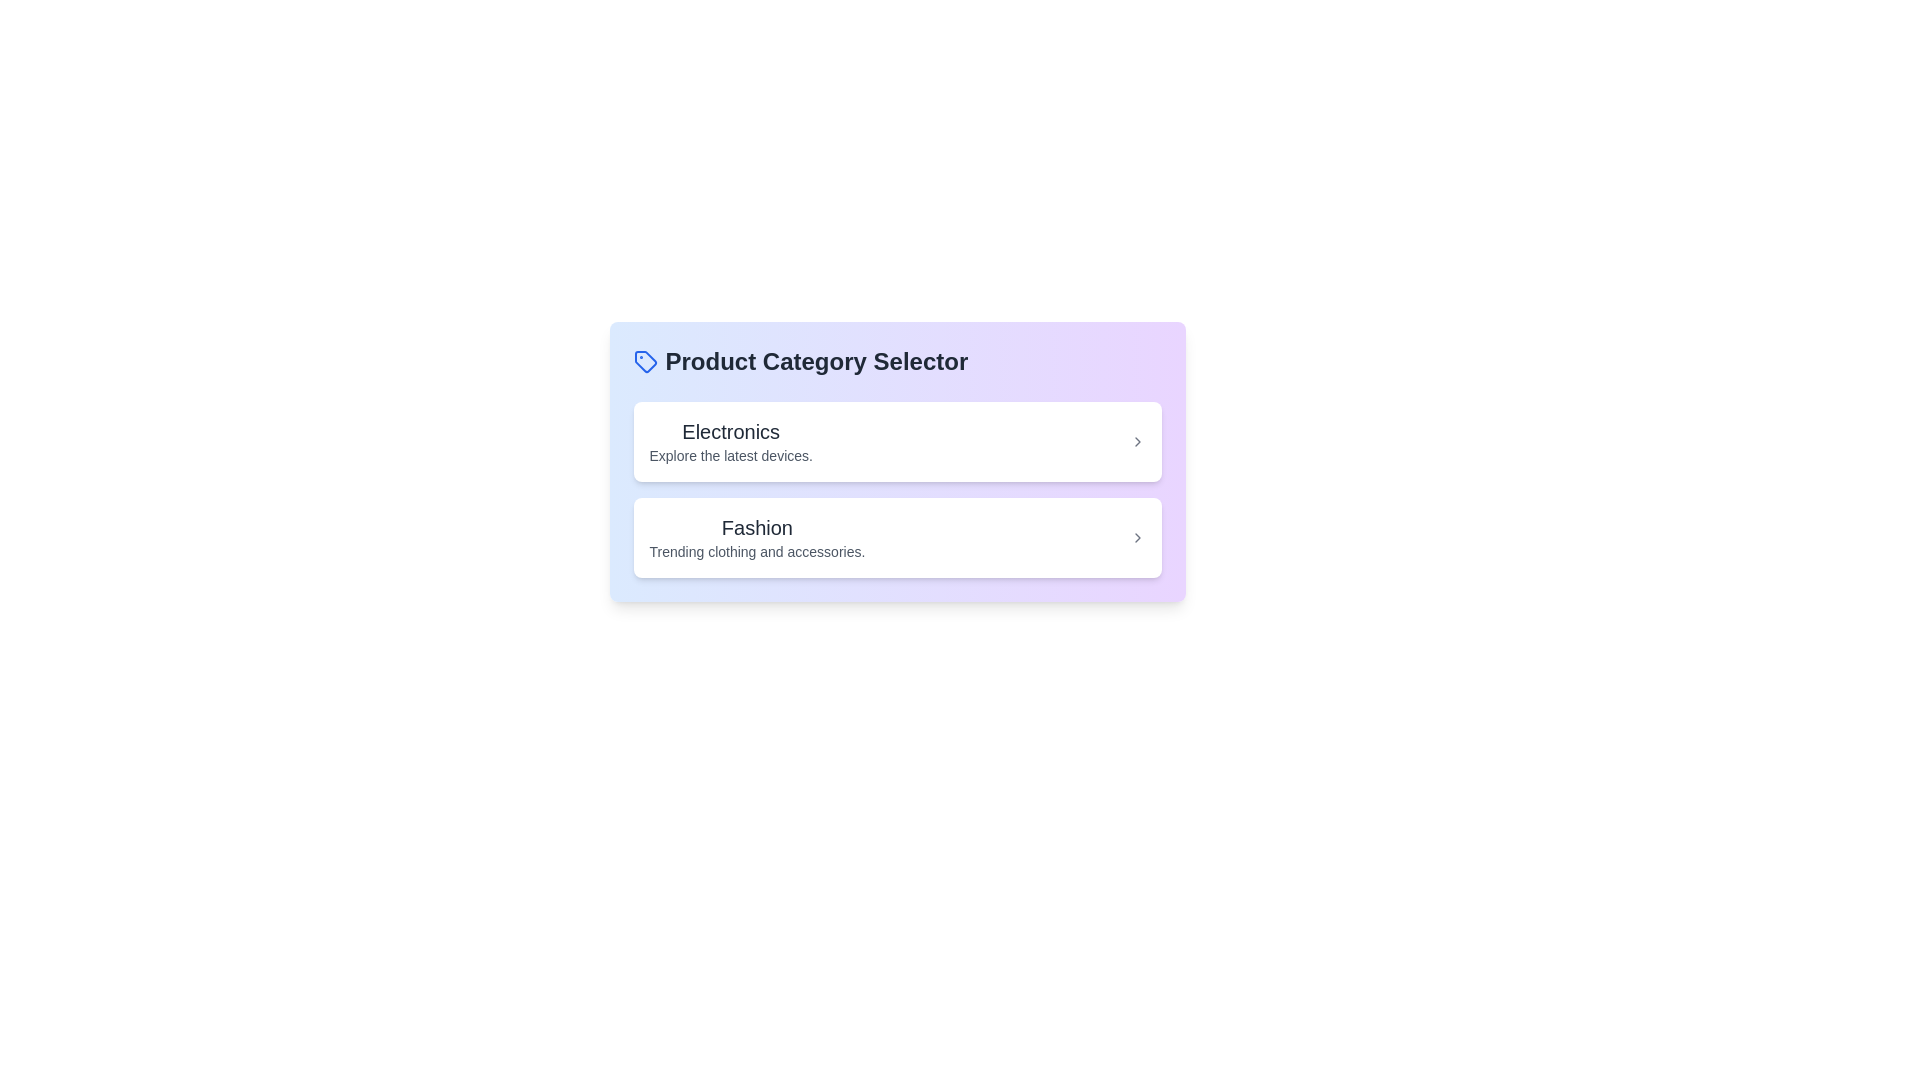  I want to click on the tag-like icon outlined in bold blue color, located to the far left of the 'Product Category Selector' header, so click(645, 362).